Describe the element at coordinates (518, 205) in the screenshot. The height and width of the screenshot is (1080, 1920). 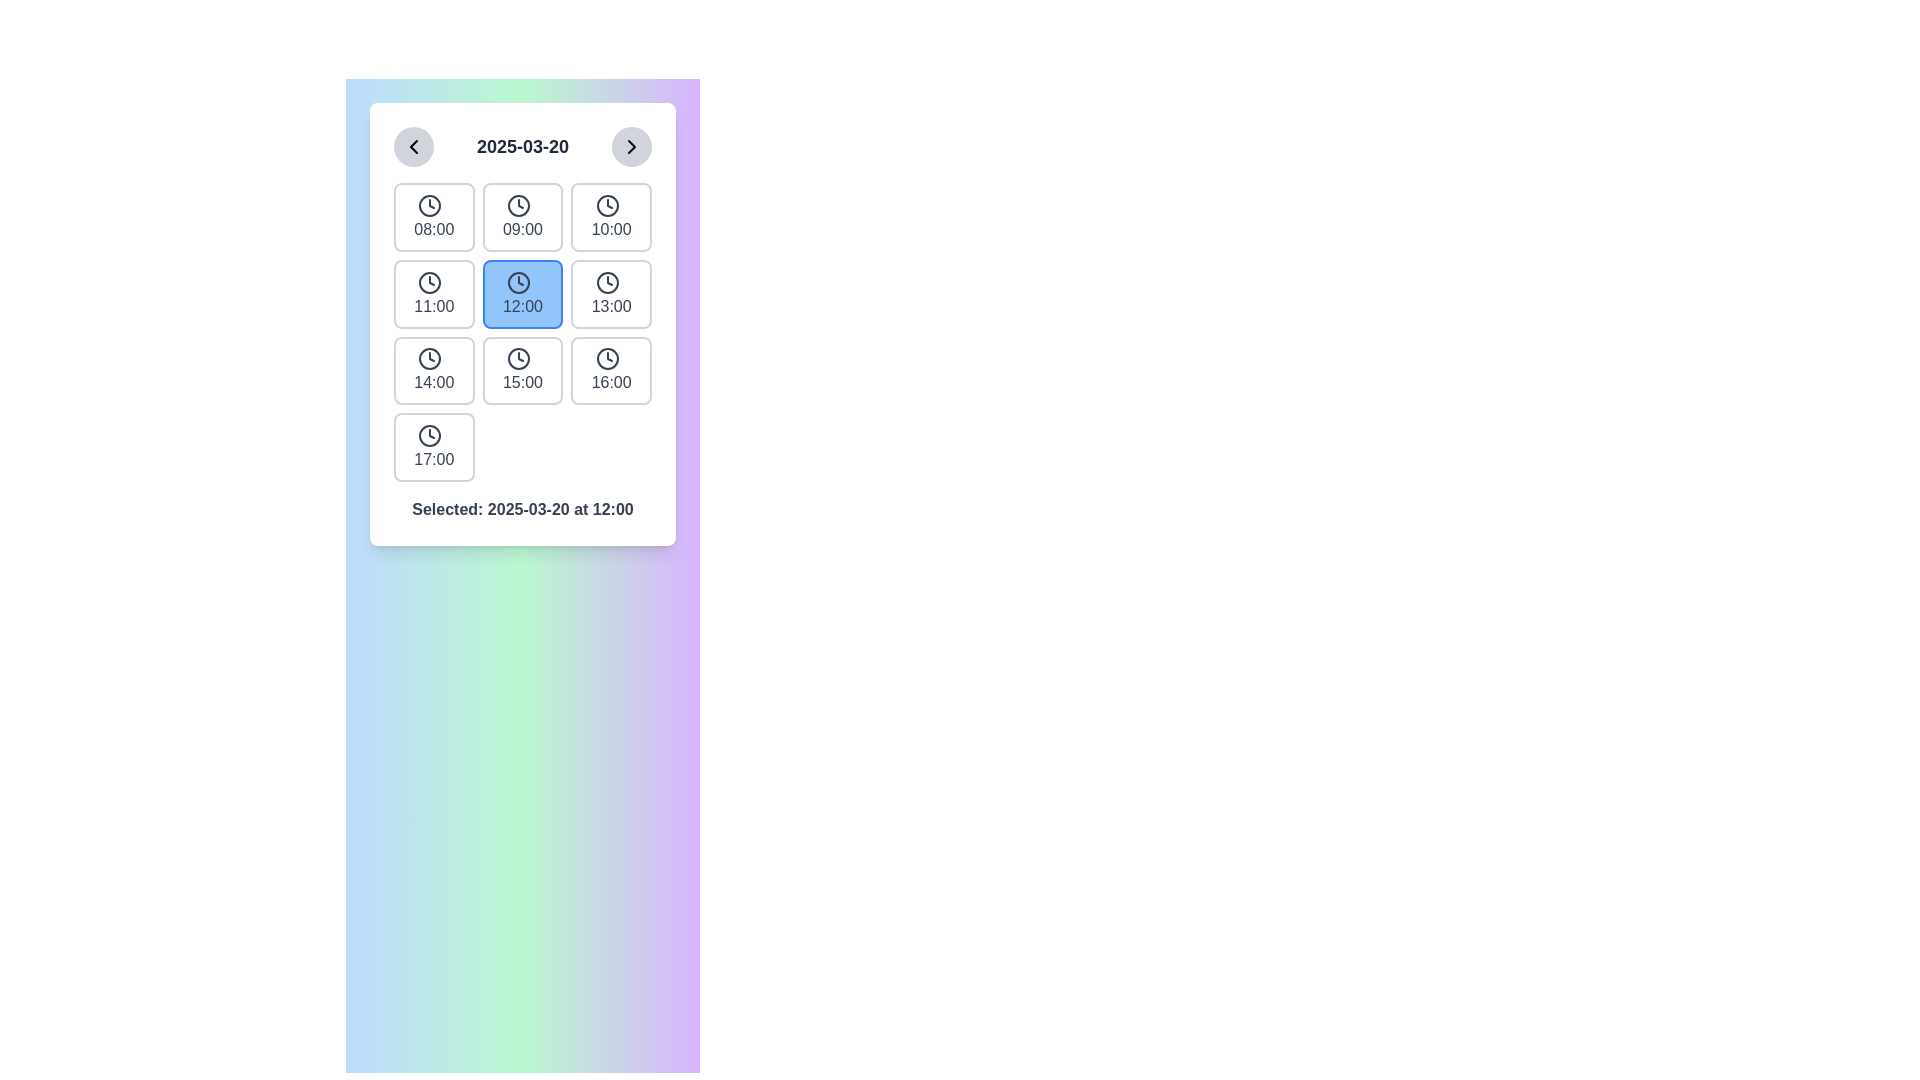
I see `the clock icon representing the time 09:00, located in the top row, middle column of the time selection grid` at that location.